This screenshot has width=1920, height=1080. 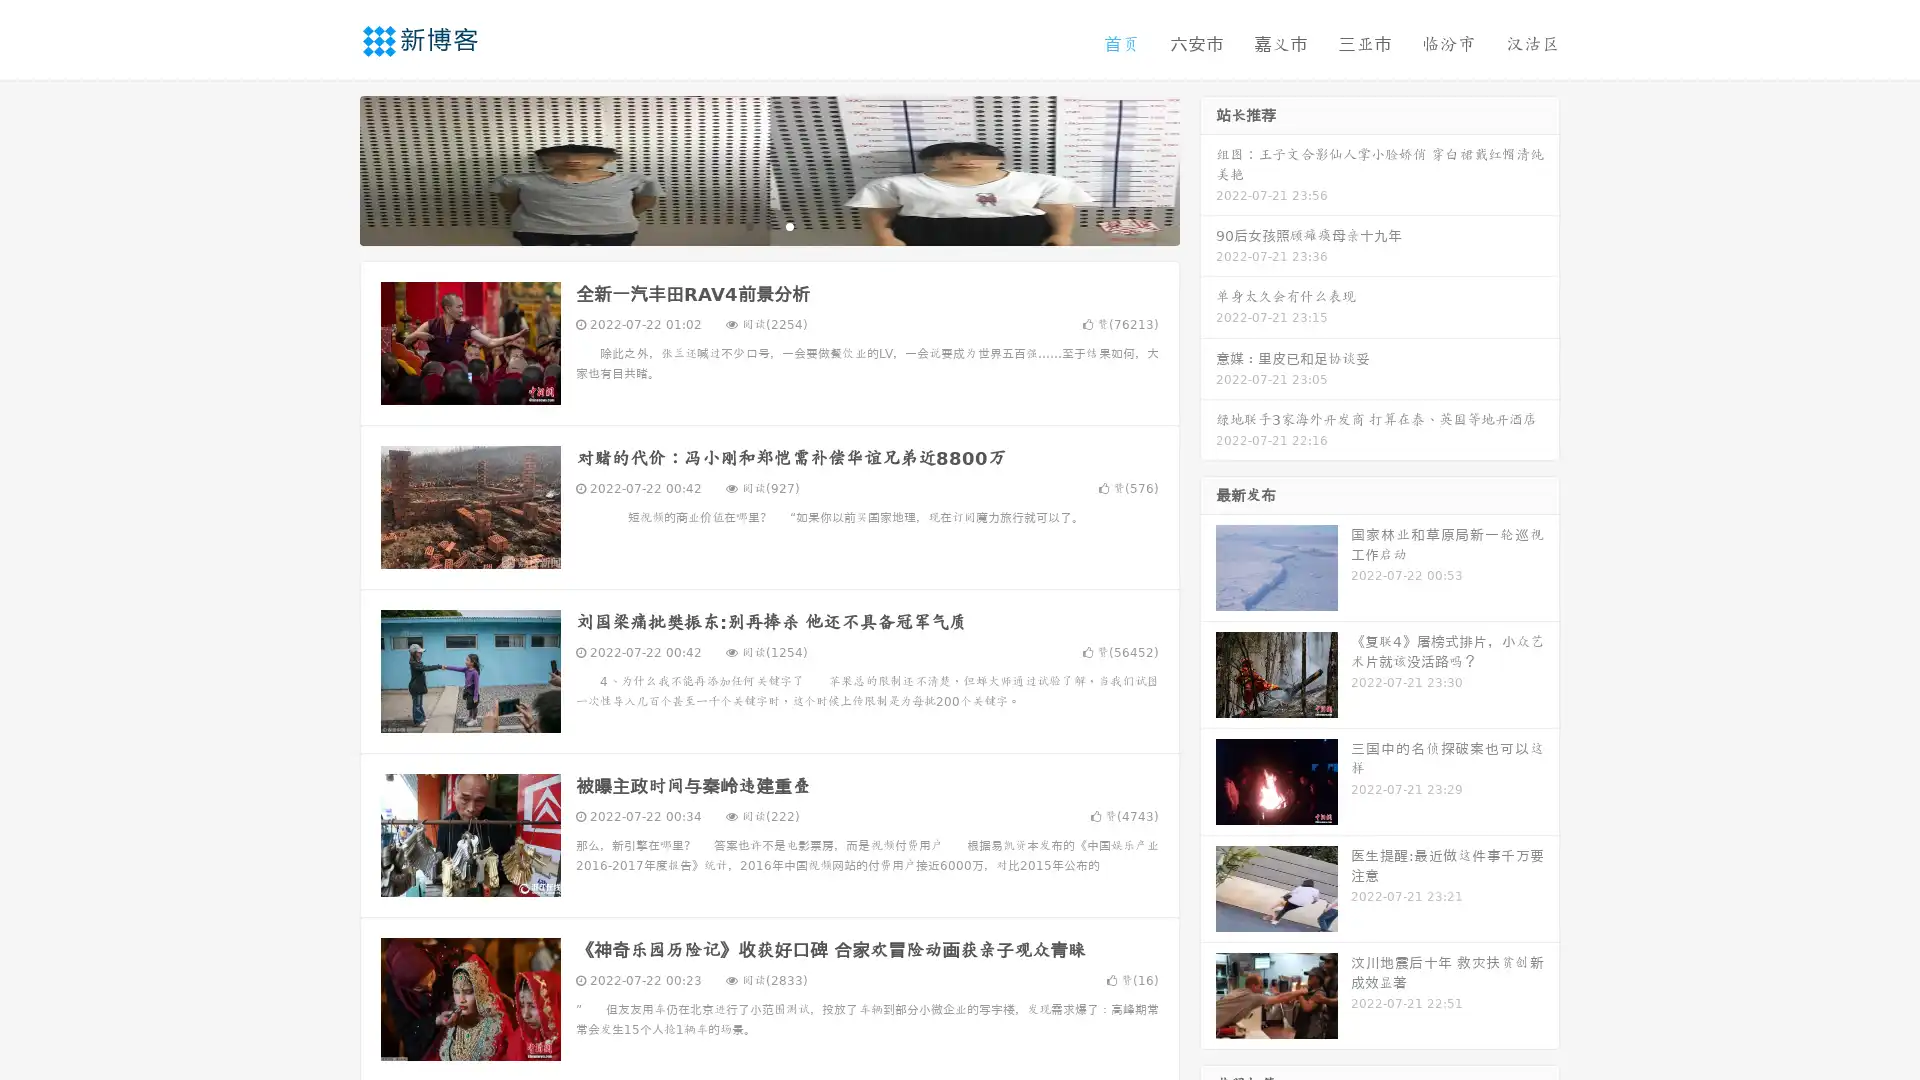 I want to click on Previous slide, so click(x=330, y=168).